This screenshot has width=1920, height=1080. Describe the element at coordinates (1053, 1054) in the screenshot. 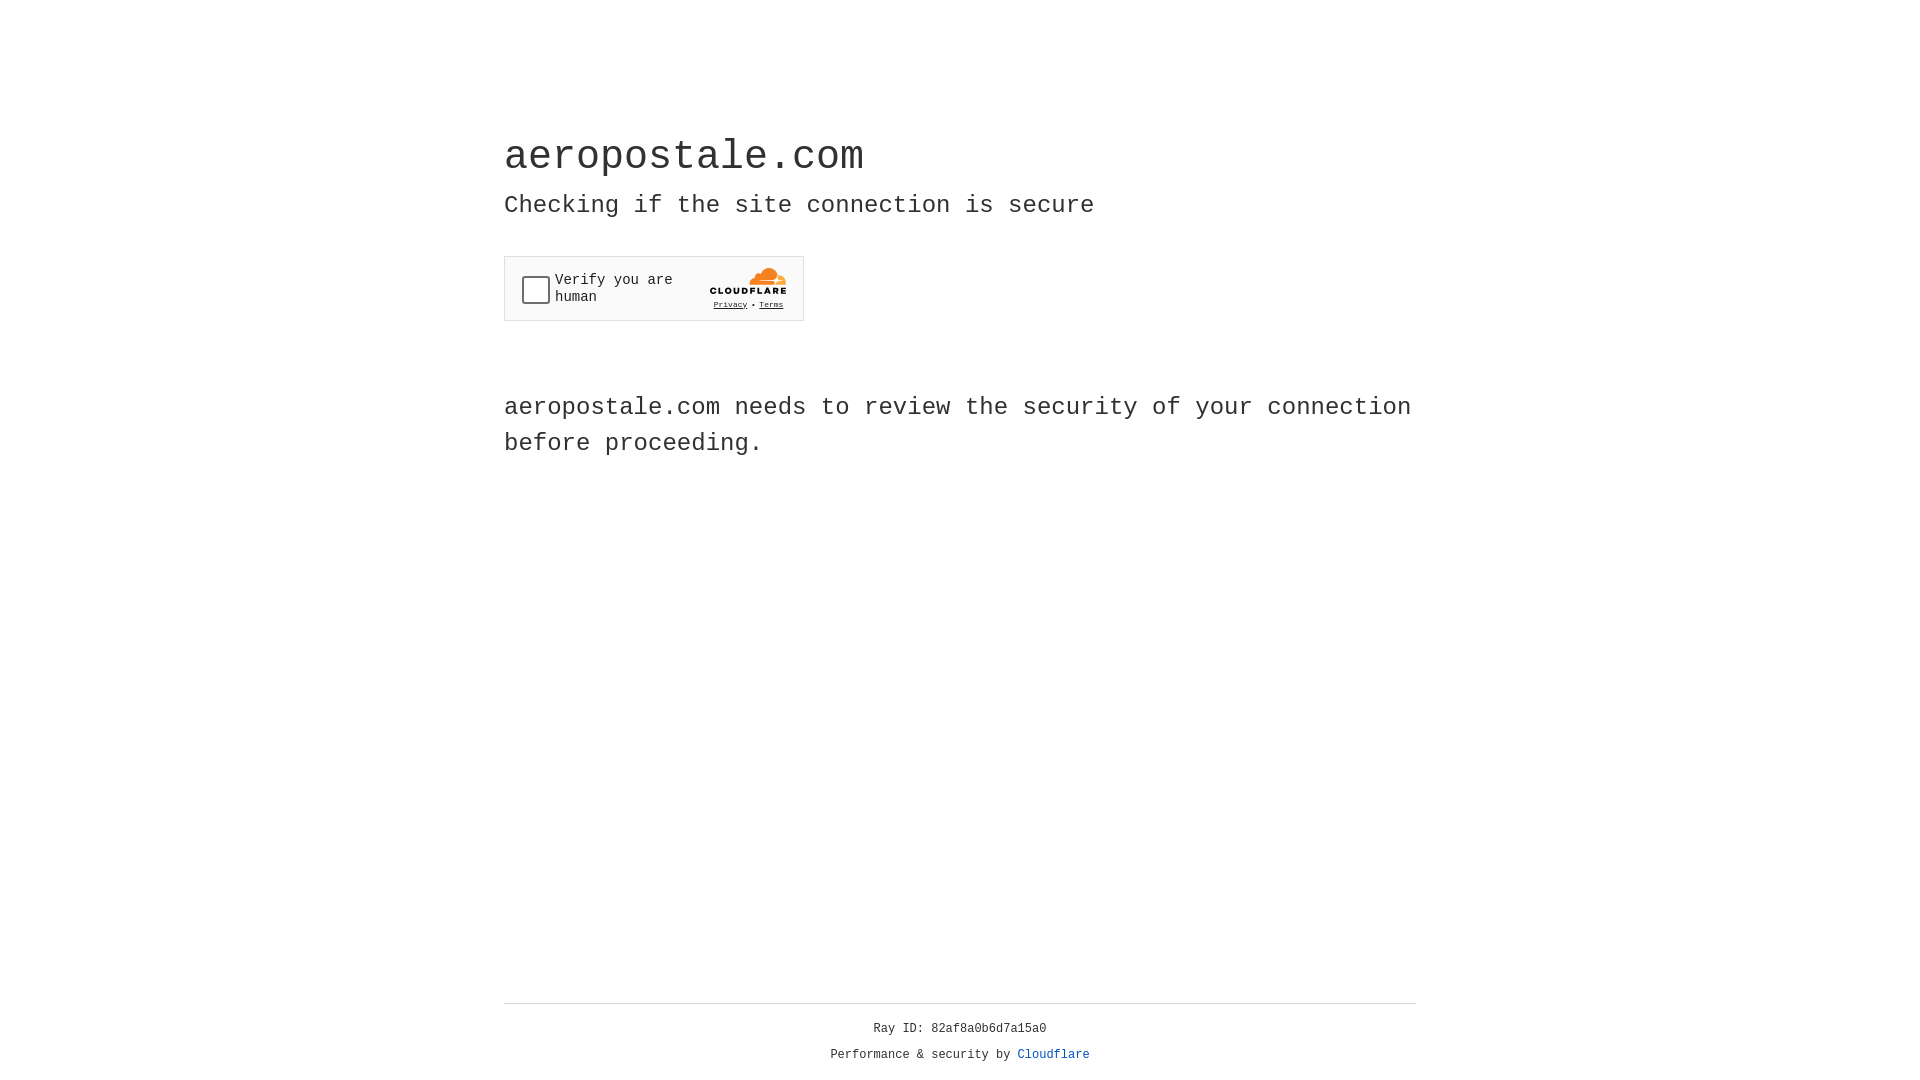

I see `'Cloudflare'` at that location.